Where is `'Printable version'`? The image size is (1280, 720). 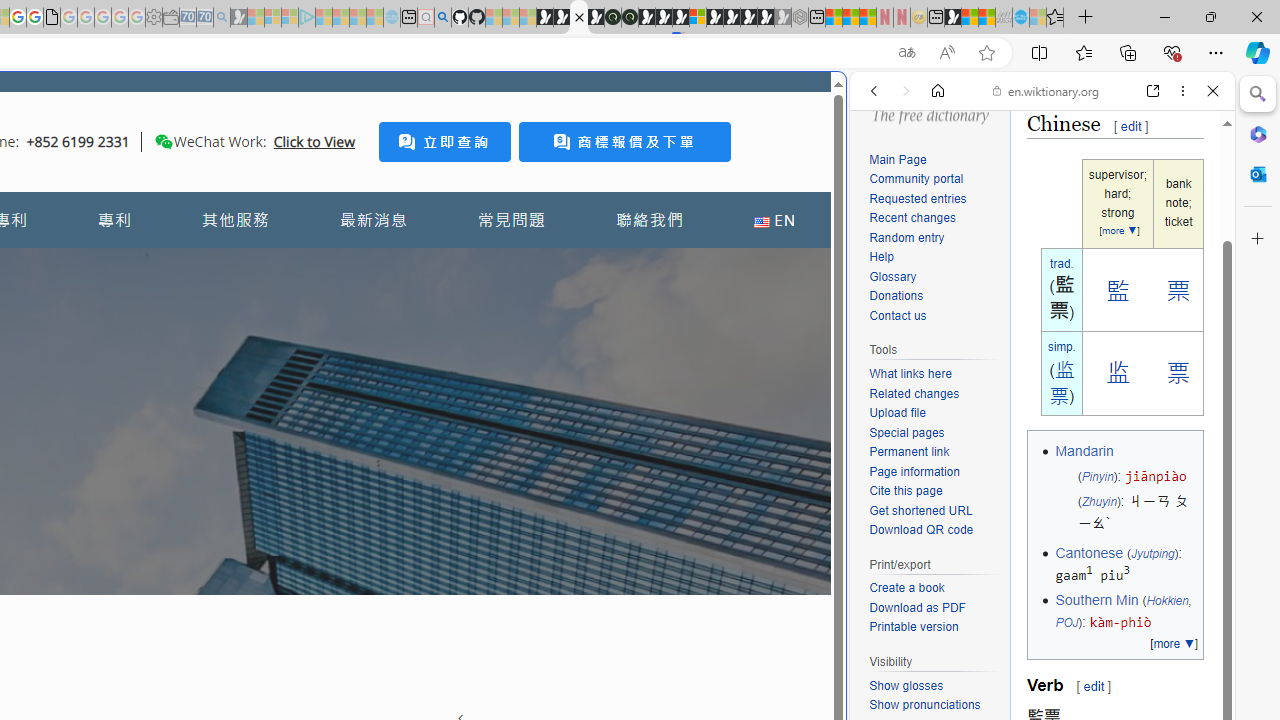 'Printable version' is located at coordinates (912, 626).